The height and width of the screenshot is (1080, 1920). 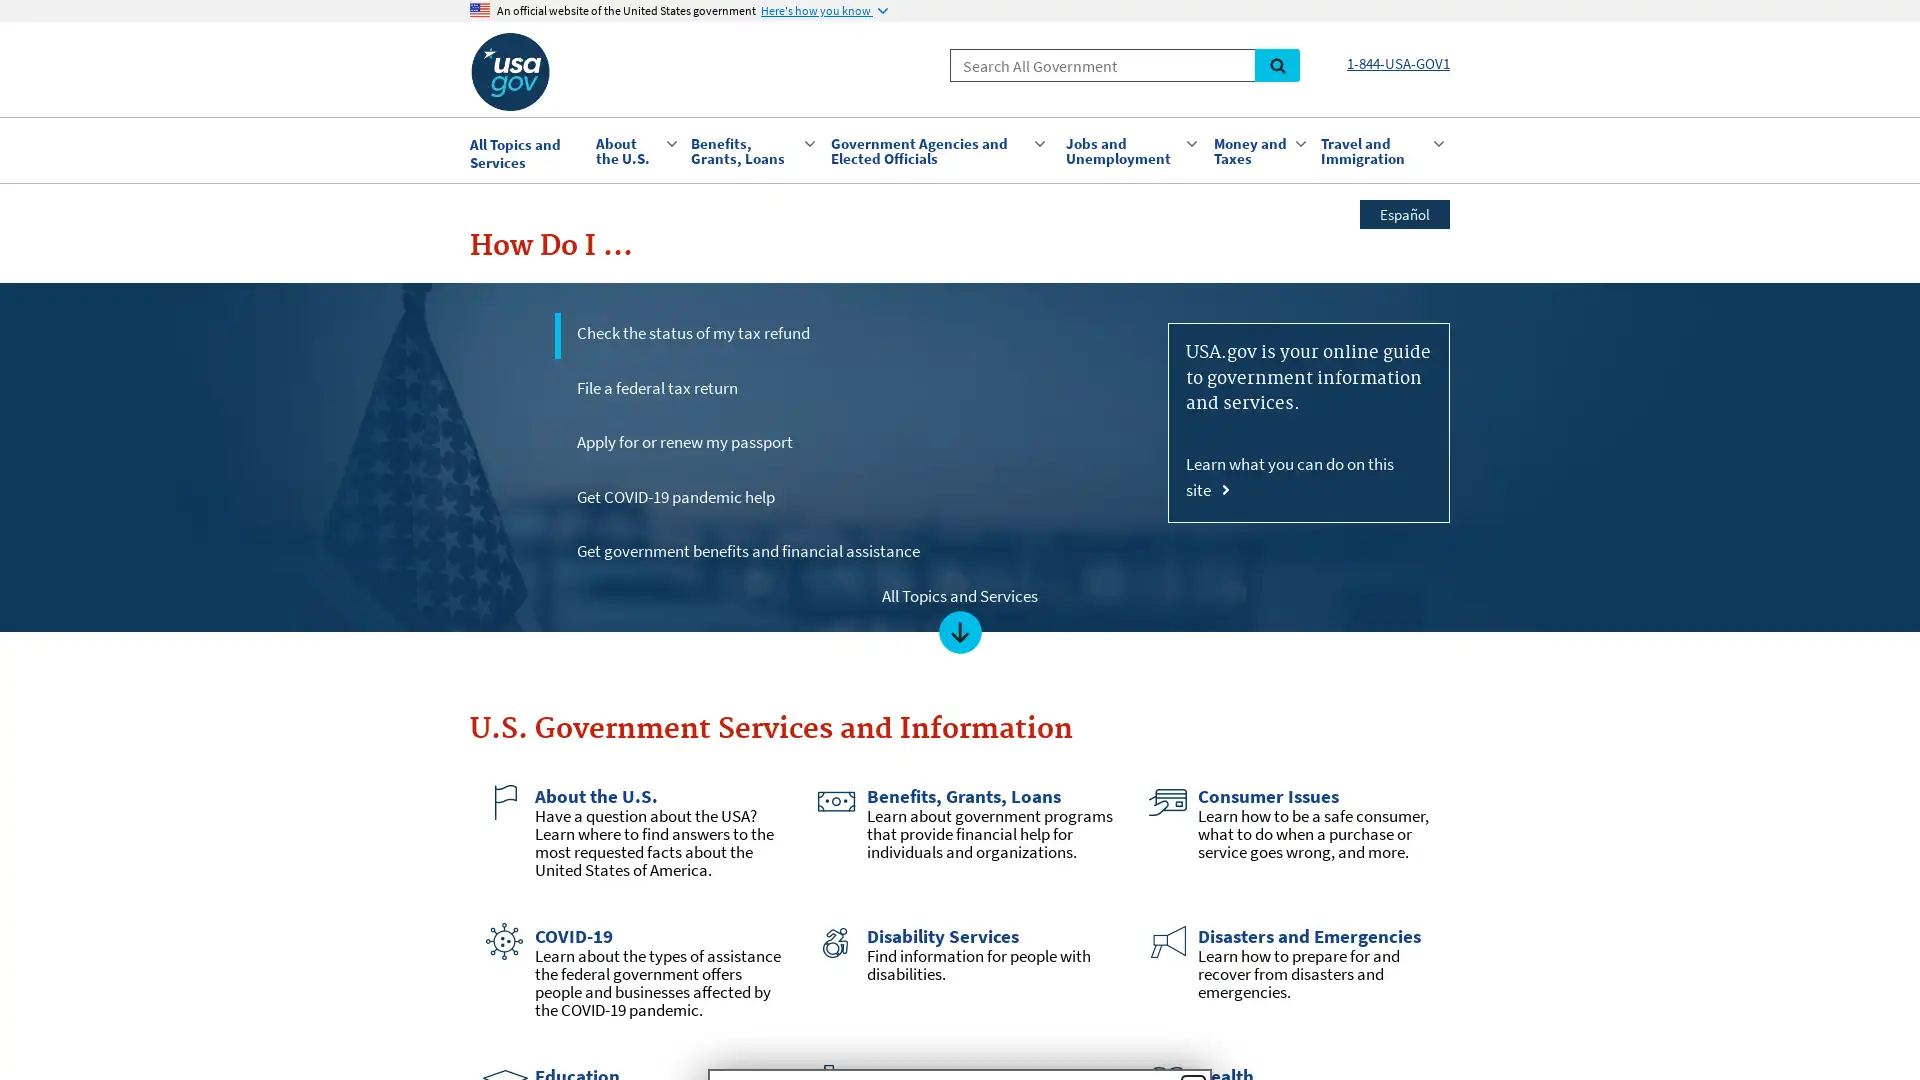 What do you see at coordinates (1193, 365) in the screenshot?
I see `Button to close this survey invitation` at bounding box center [1193, 365].